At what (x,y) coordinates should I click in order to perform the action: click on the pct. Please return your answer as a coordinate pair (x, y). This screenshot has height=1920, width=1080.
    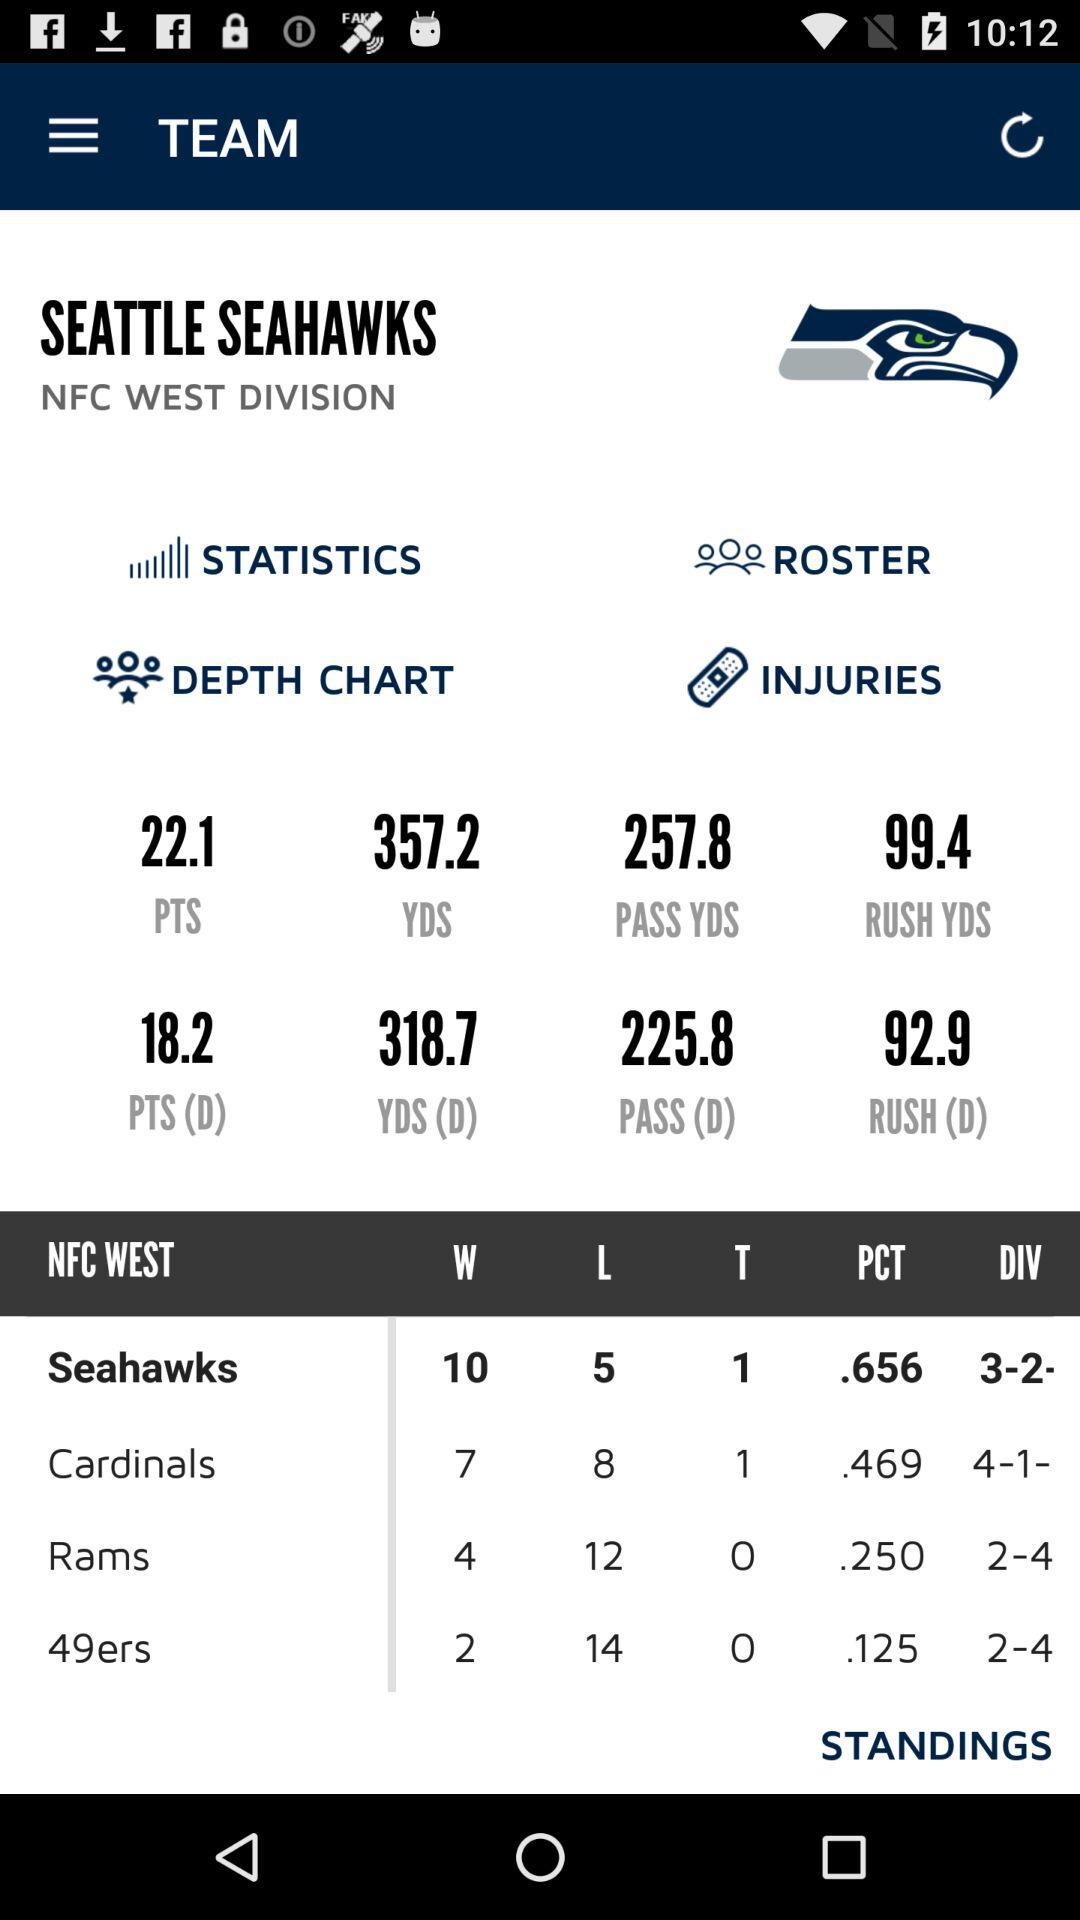
    Looking at the image, I should click on (880, 1262).